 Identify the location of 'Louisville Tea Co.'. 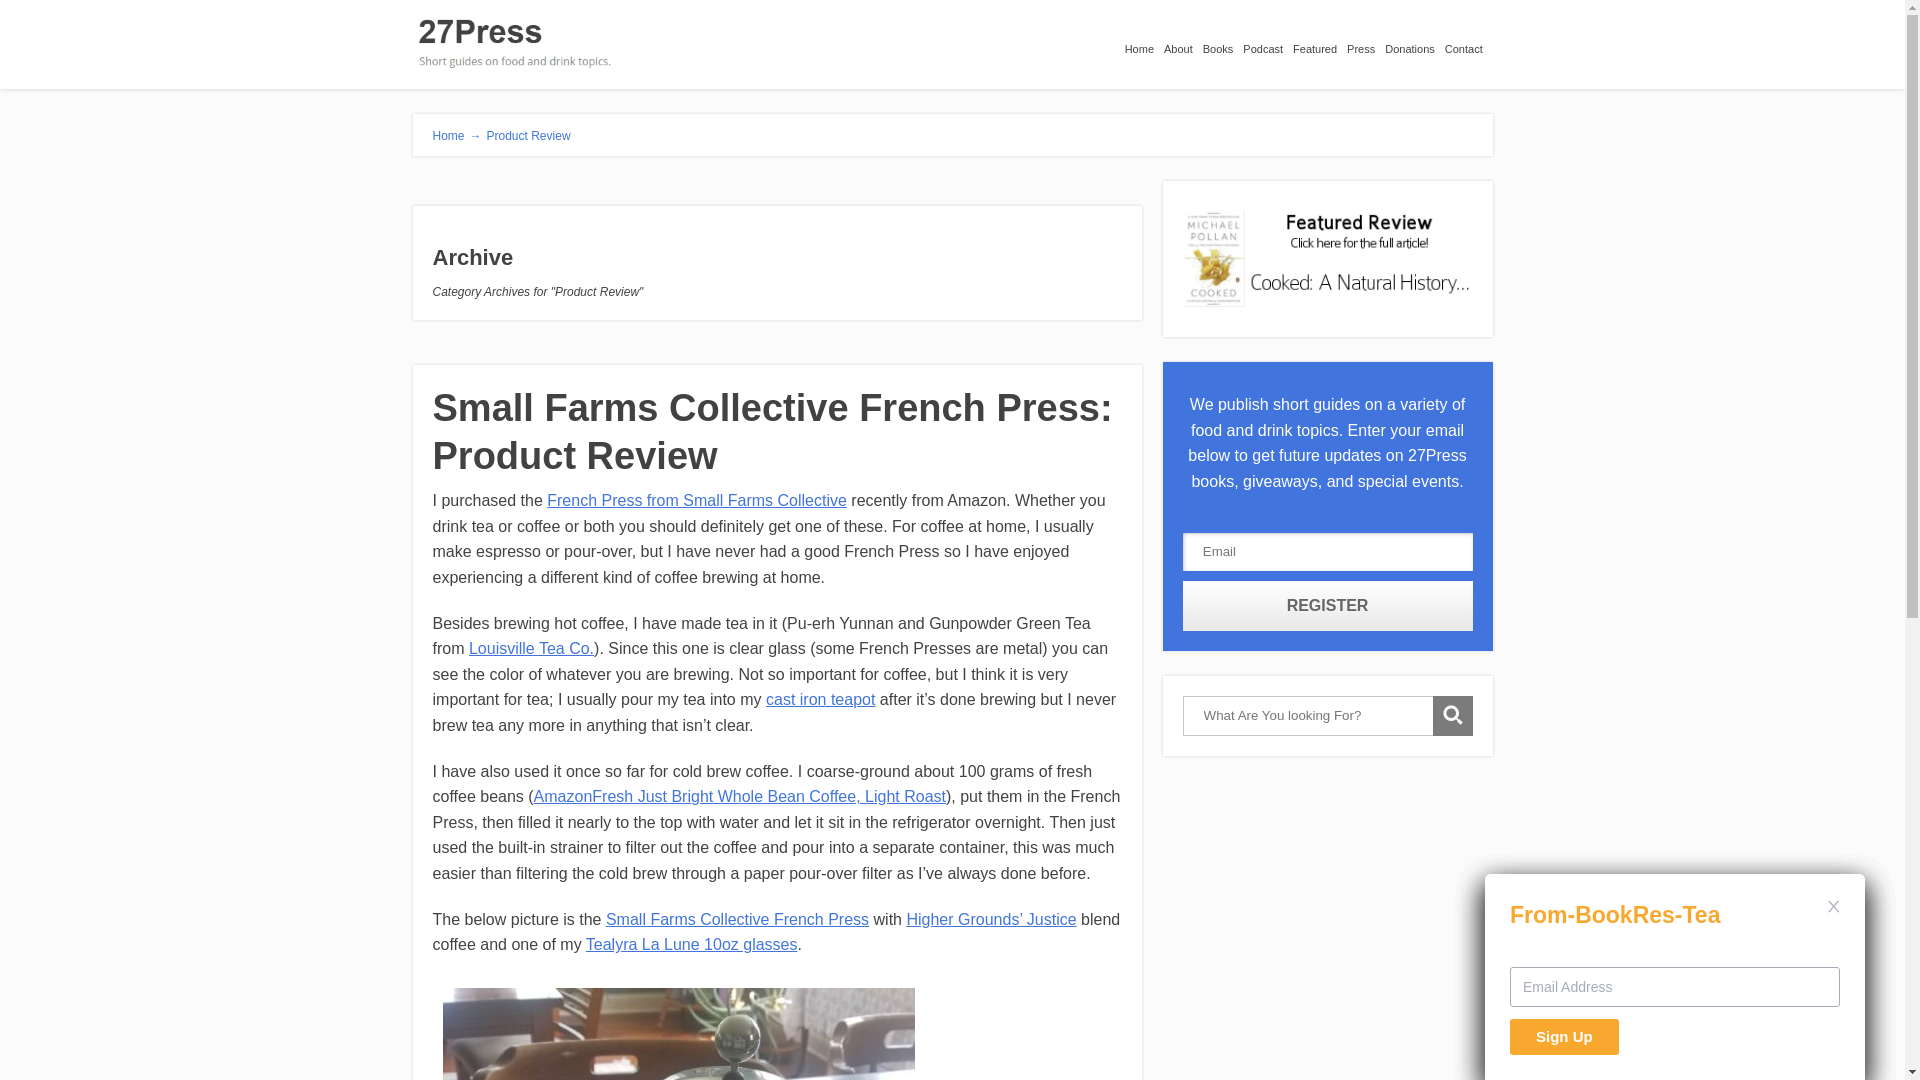
(531, 648).